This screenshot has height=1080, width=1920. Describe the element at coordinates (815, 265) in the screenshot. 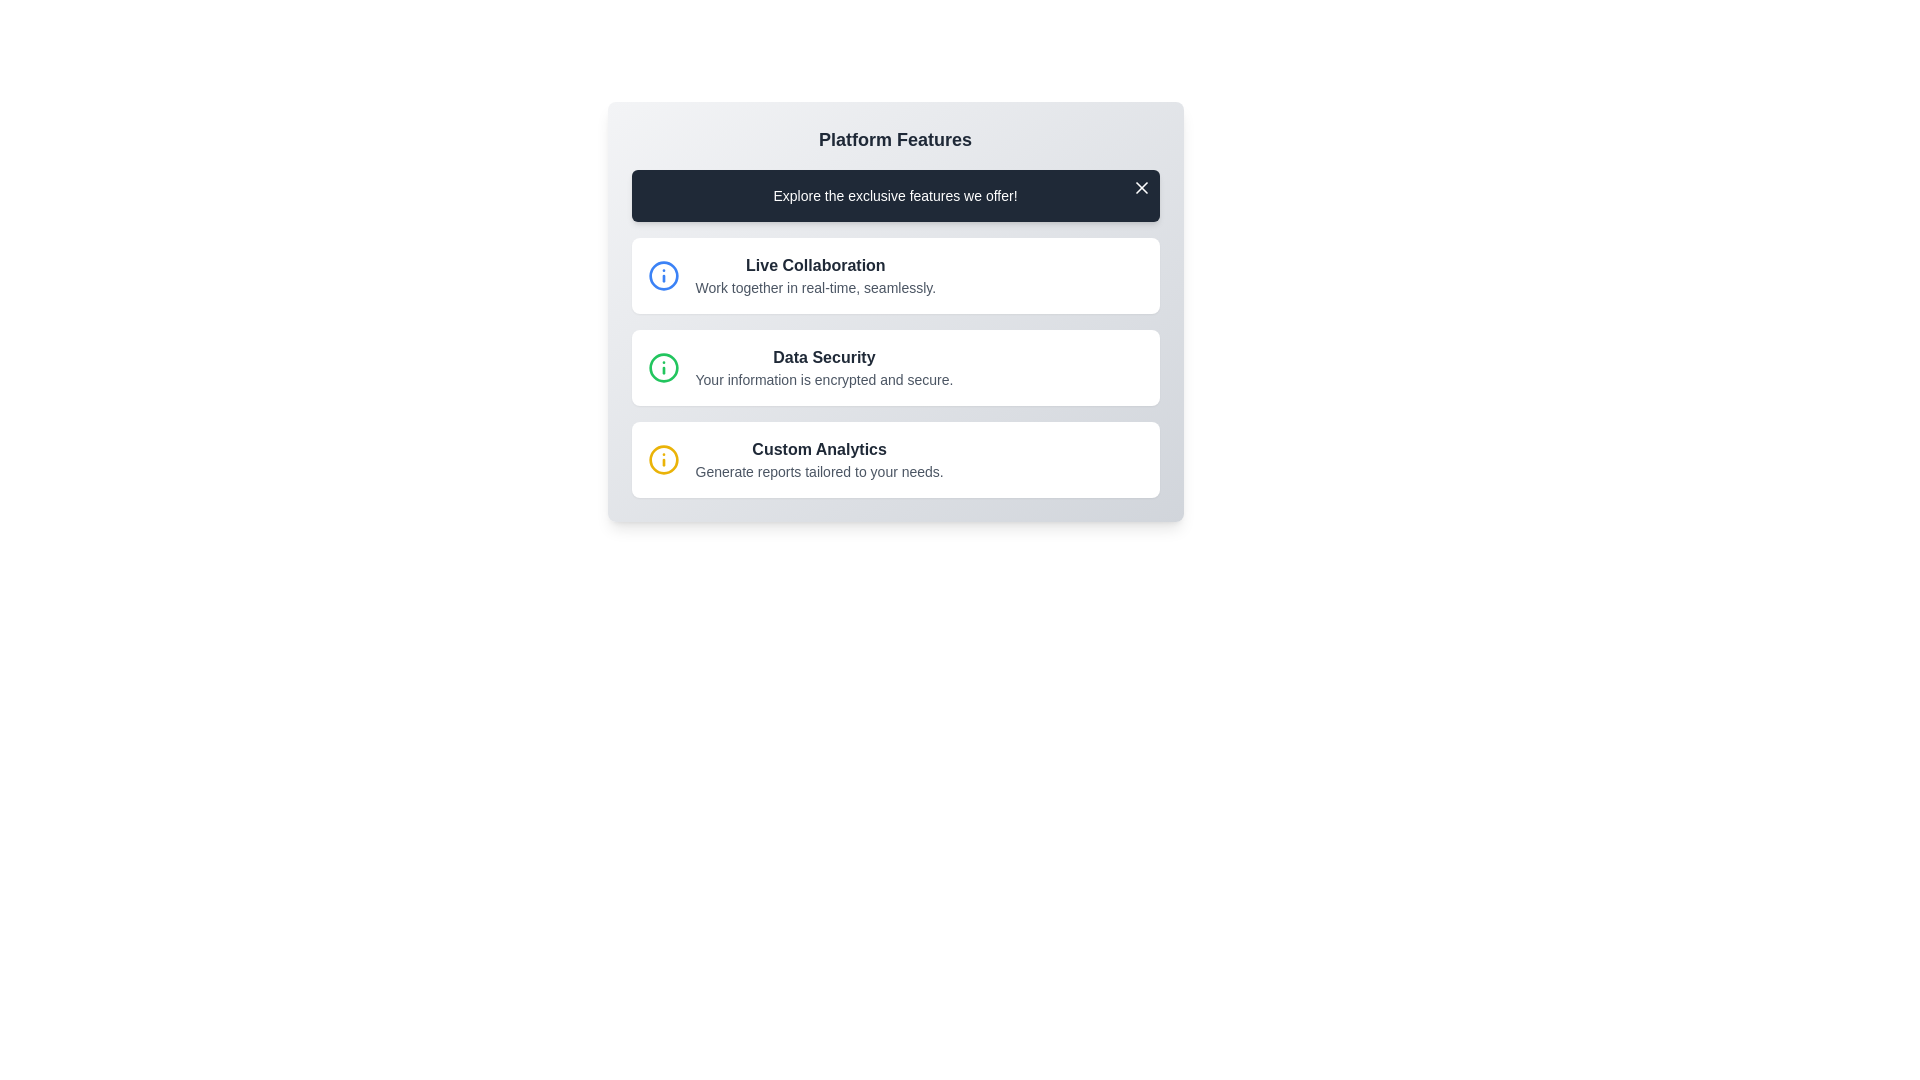

I see `the static text heading displaying 'Live Collaboration', which is styled in bold and dark gray, located in the topmost row of a vertically stacked feature list` at that location.